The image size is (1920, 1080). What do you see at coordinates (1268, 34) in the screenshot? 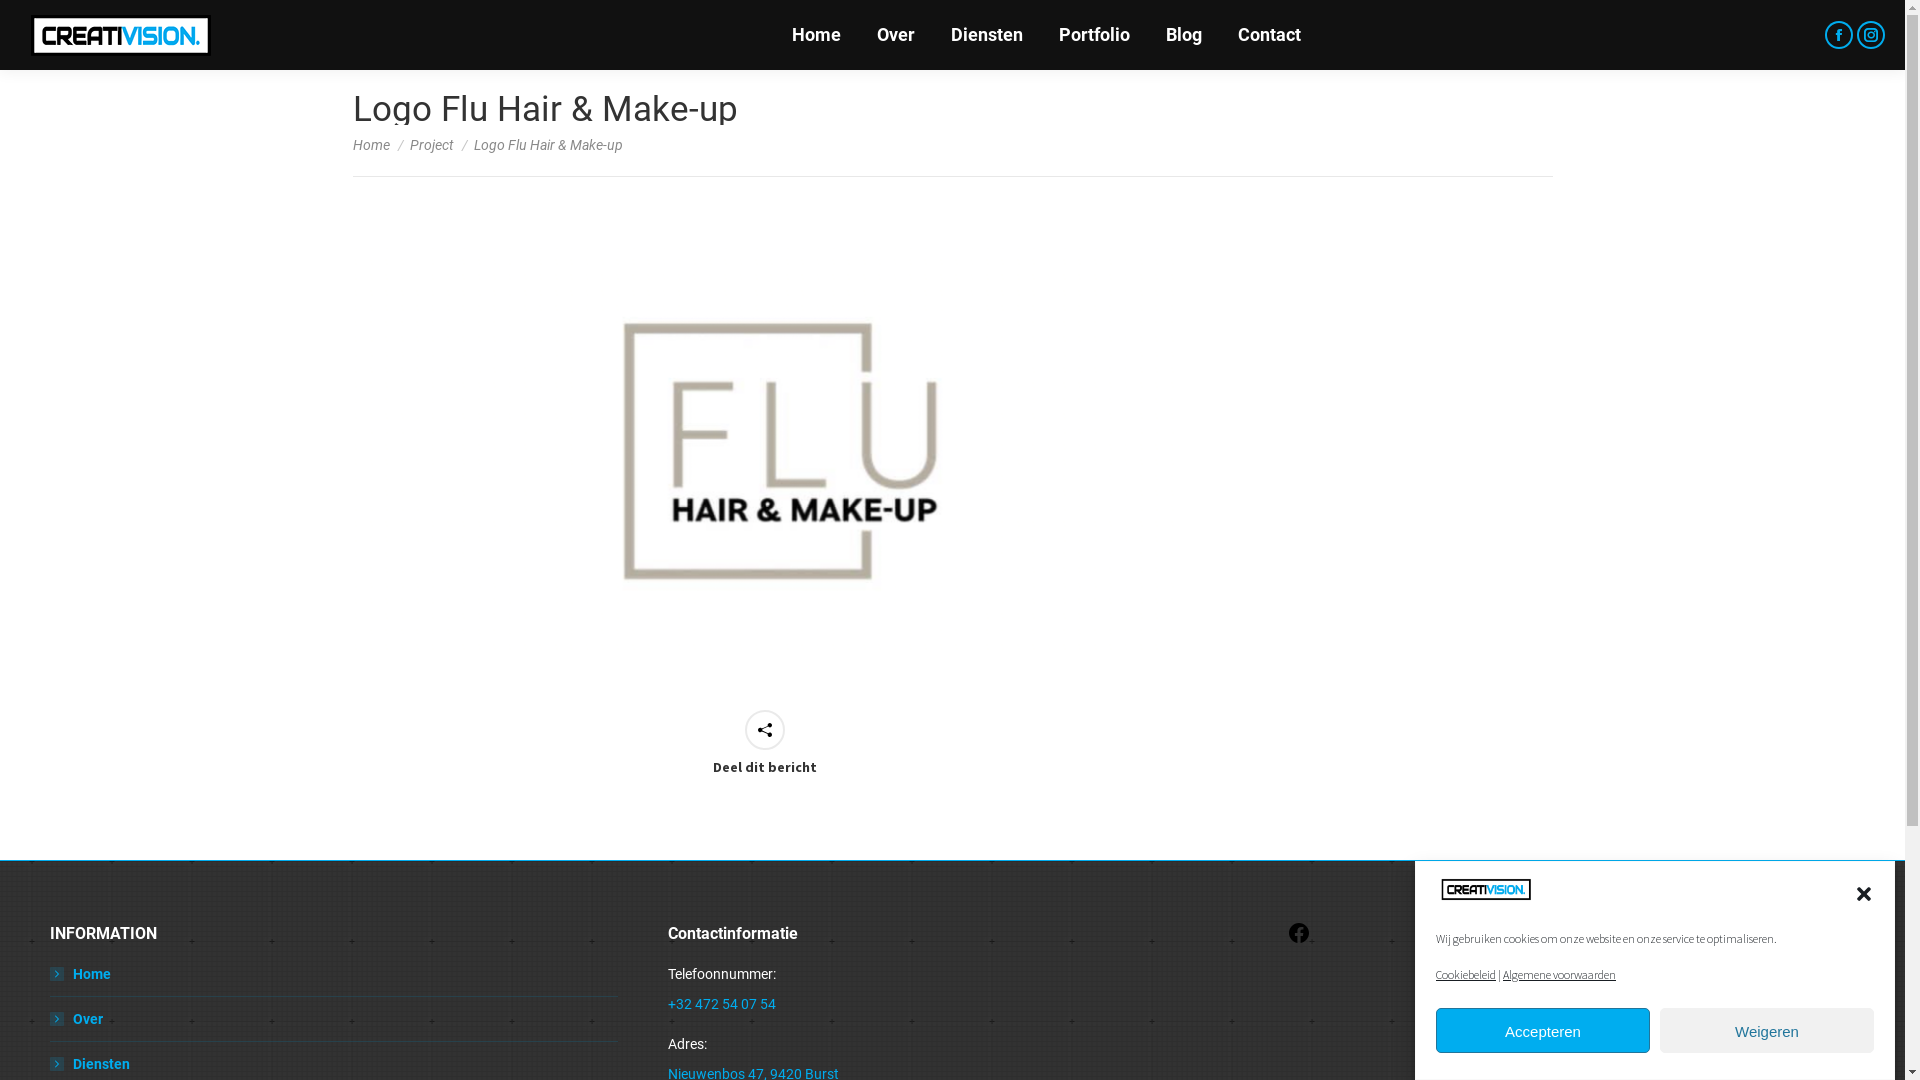
I see `'Contact'` at bounding box center [1268, 34].